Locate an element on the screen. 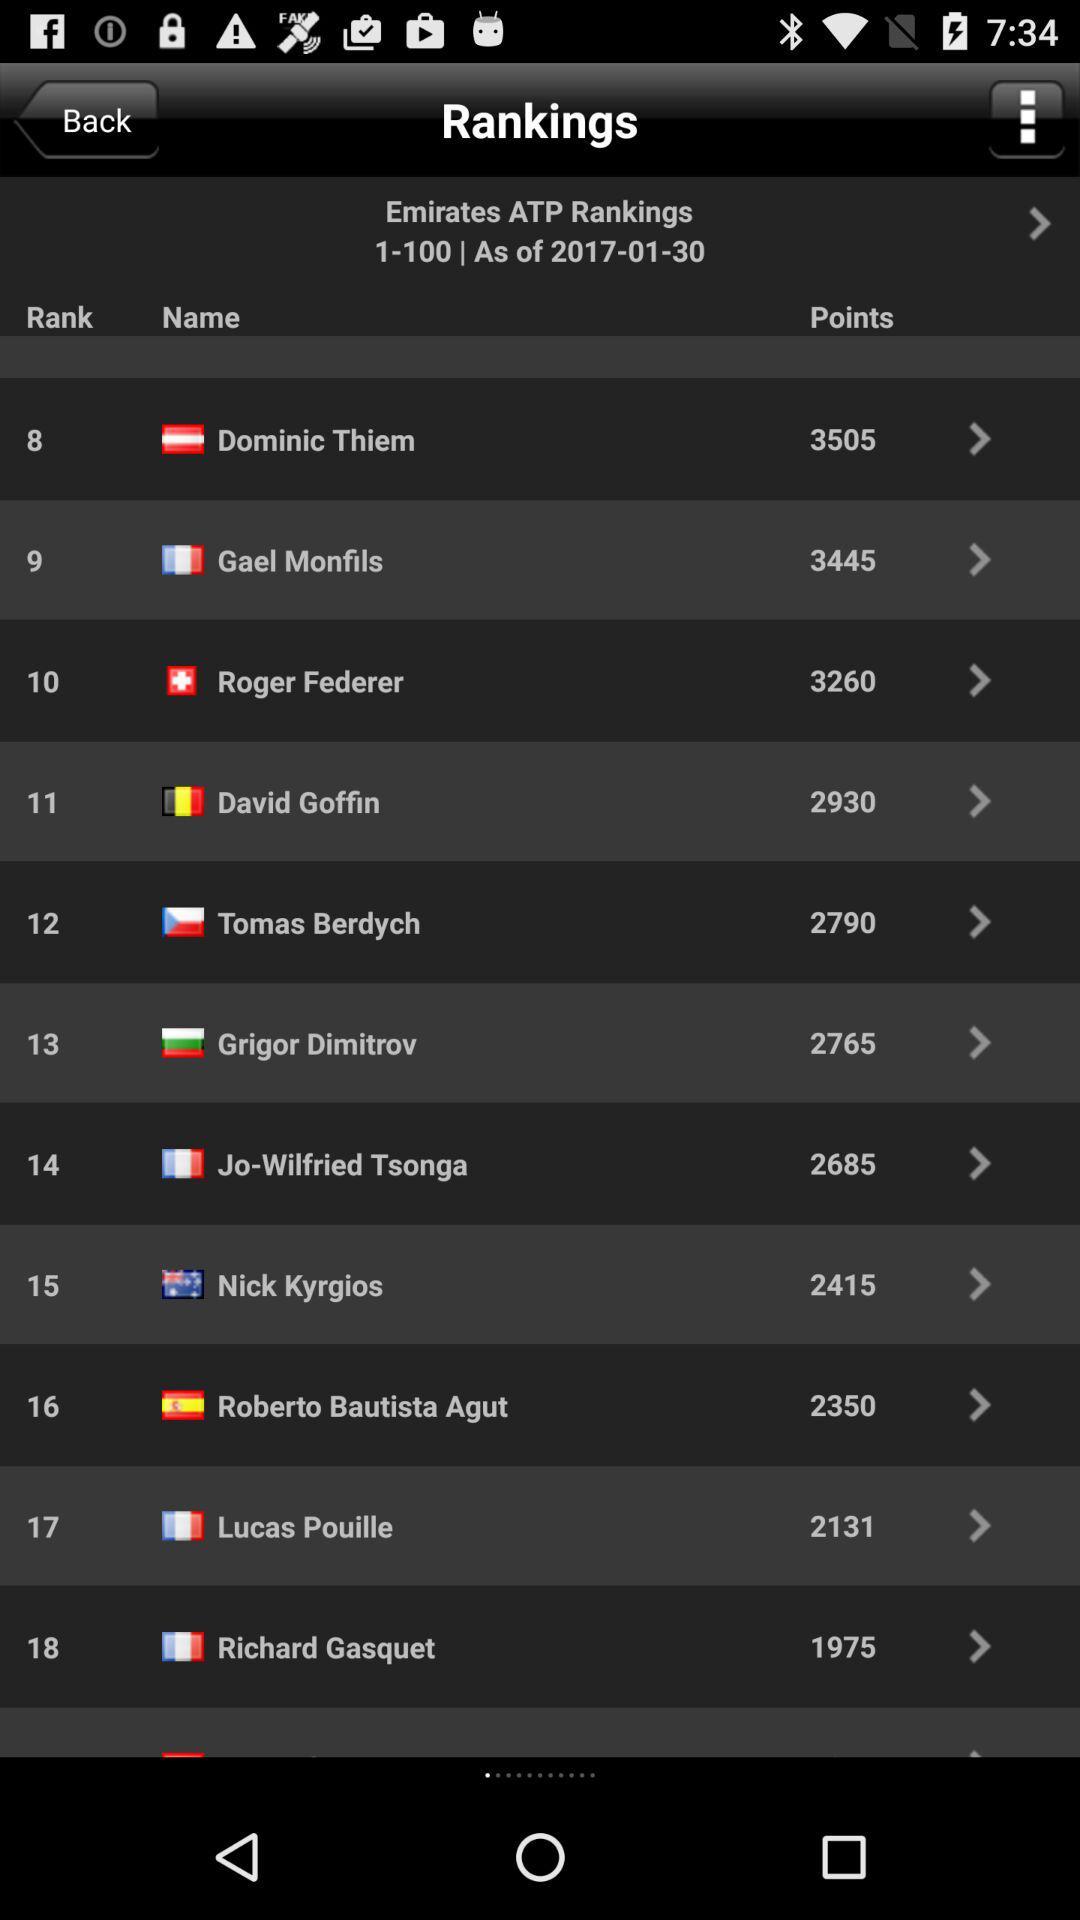  the icon to the left of 1875 icon is located at coordinates (591, 1775).